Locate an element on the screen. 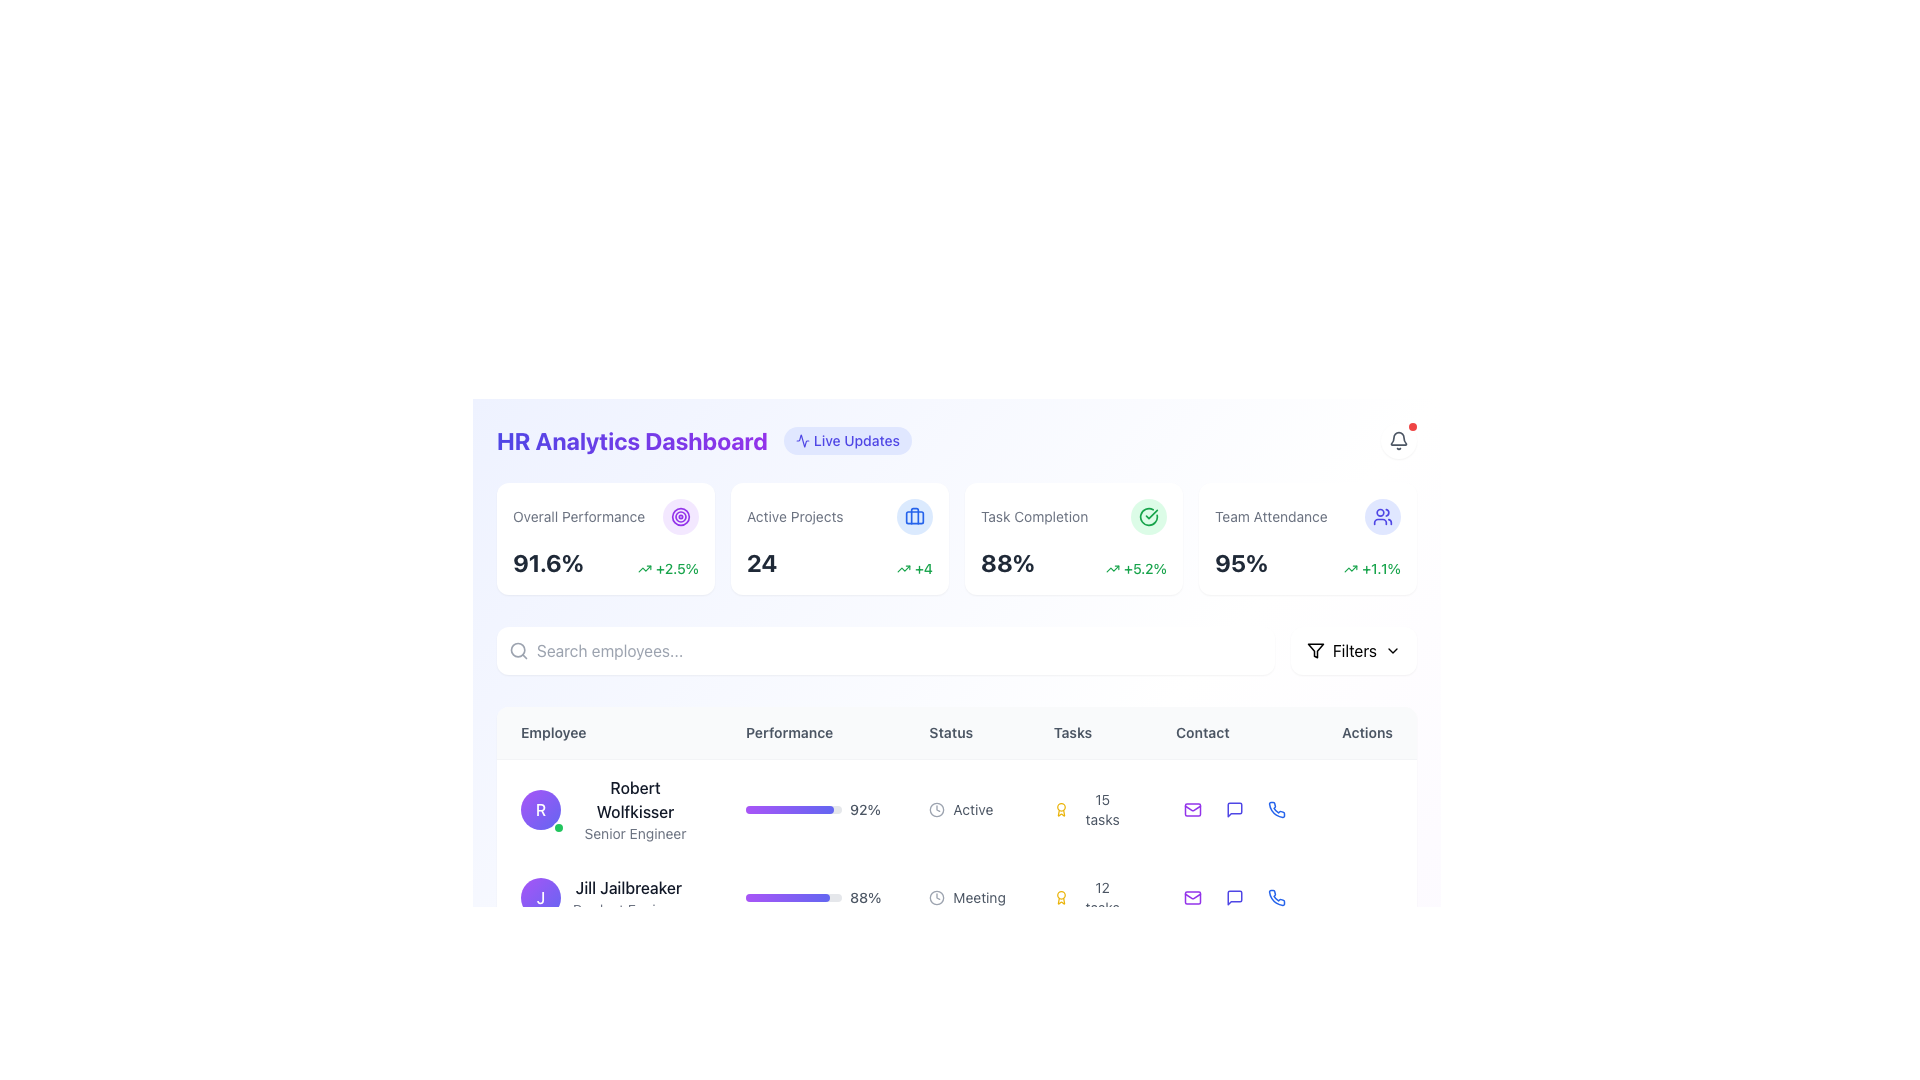  the circular profile picture placeholder with a purple gradient background and the letter 'J' in white is located at coordinates (541, 897).